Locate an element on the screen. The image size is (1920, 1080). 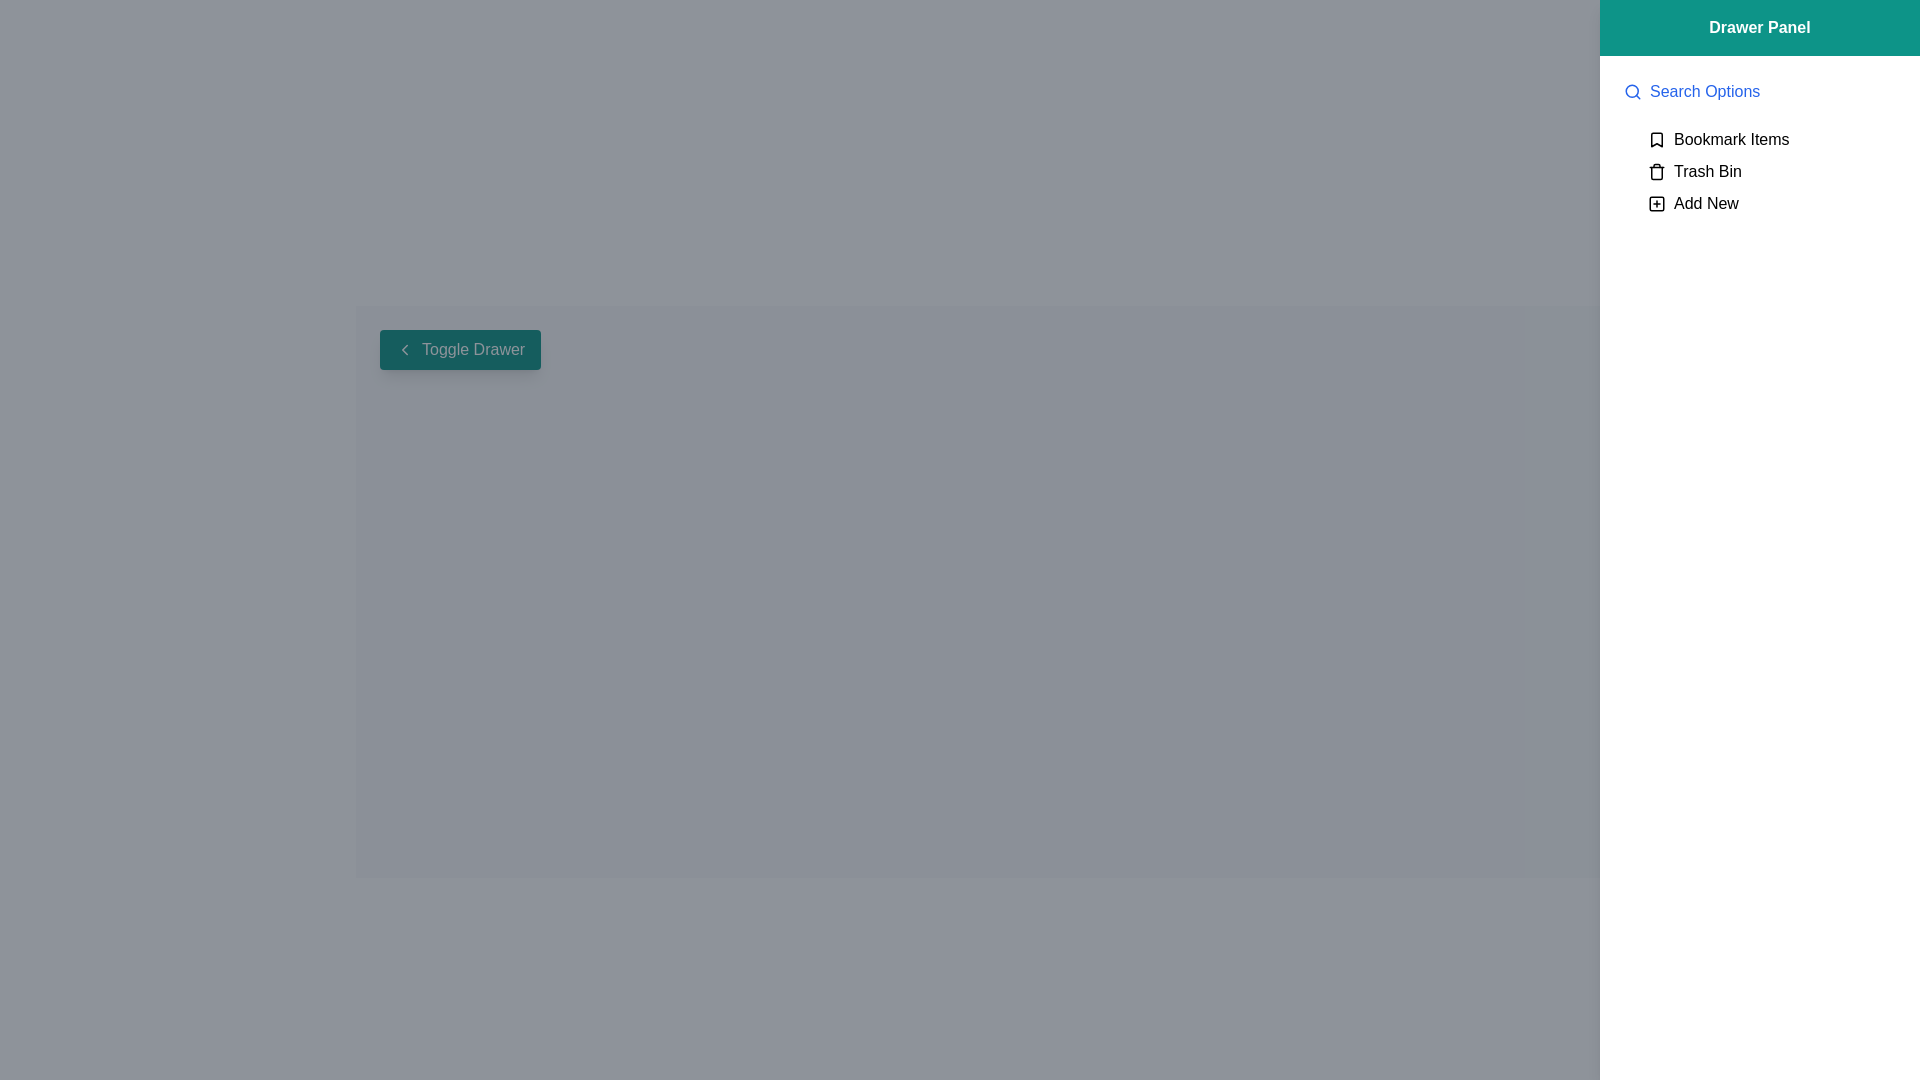
the text label component that indicates the action of toggling a drawer panel is located at coordinates (472, 349).